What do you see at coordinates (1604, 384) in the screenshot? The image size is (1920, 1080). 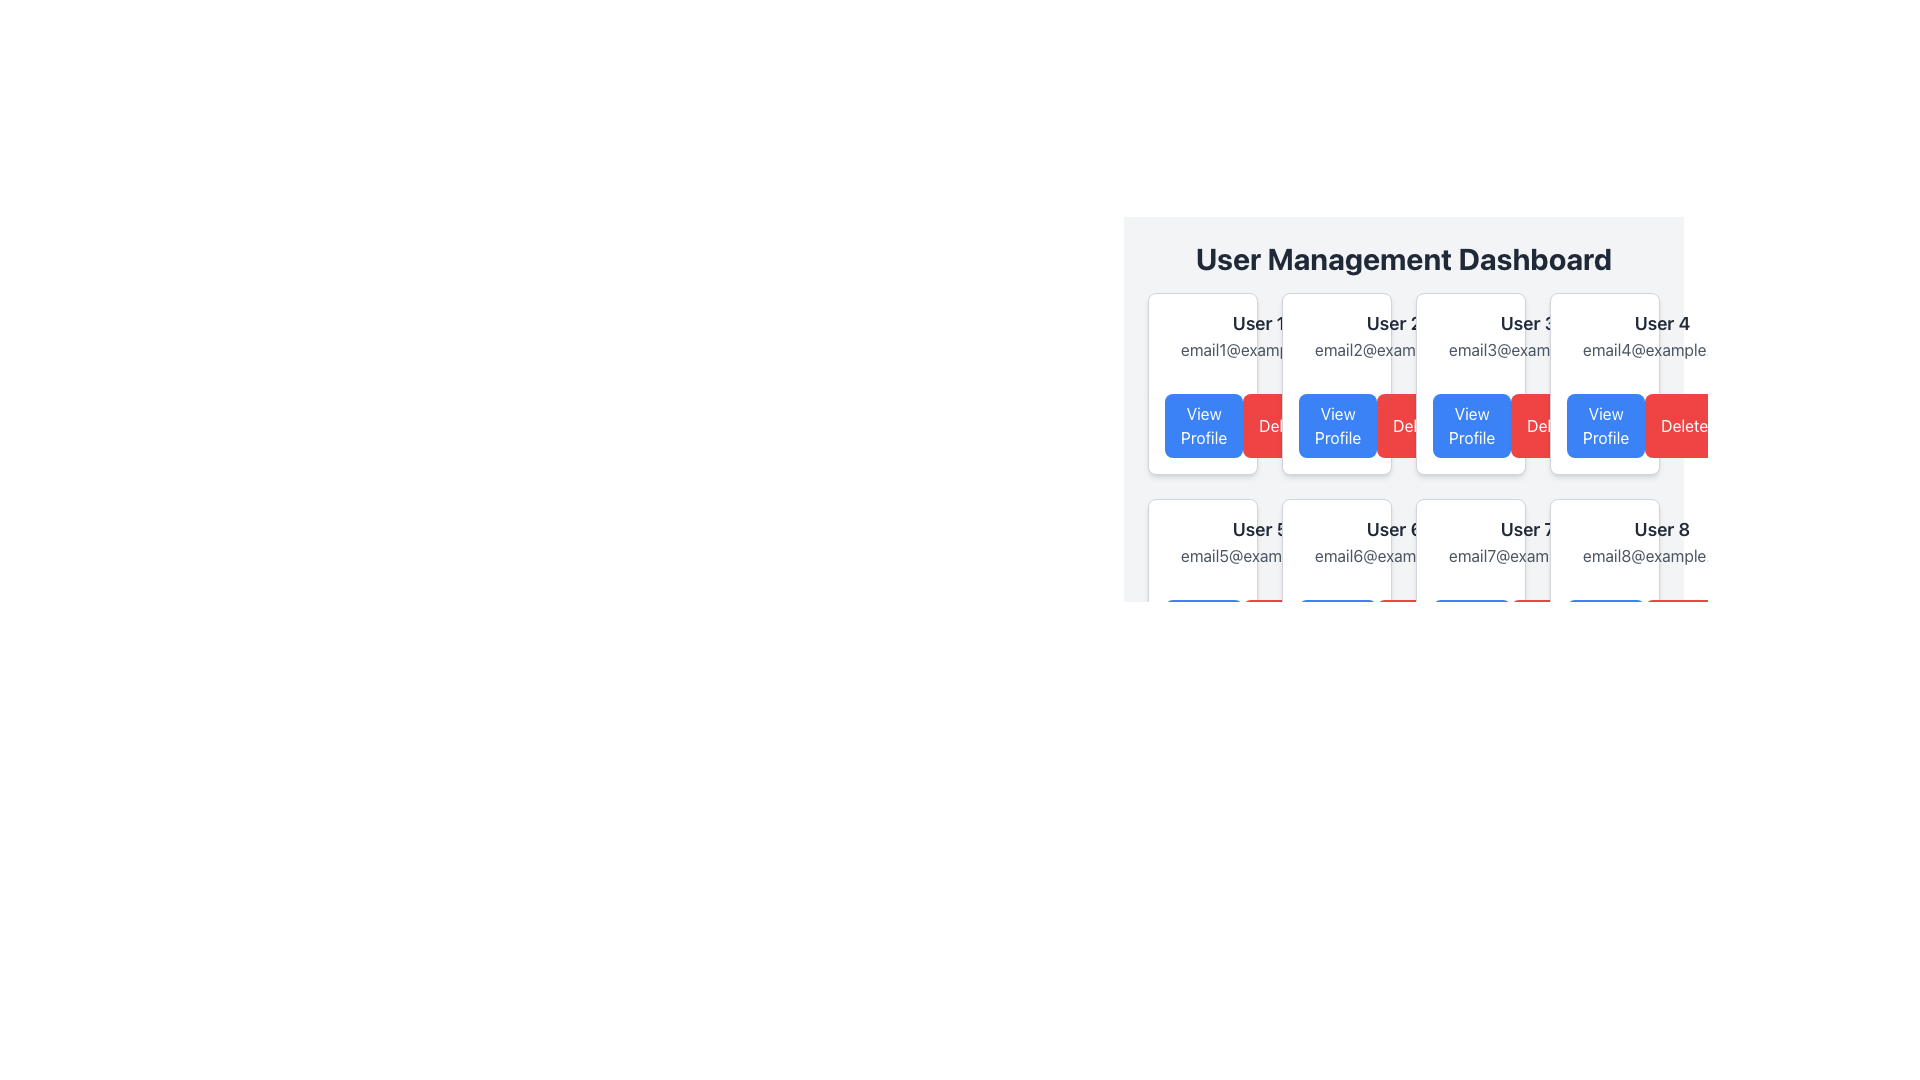 I see `the User information card located in the grid layout, specifically the fourth card in the first row` at bounding box center [1604, 384].